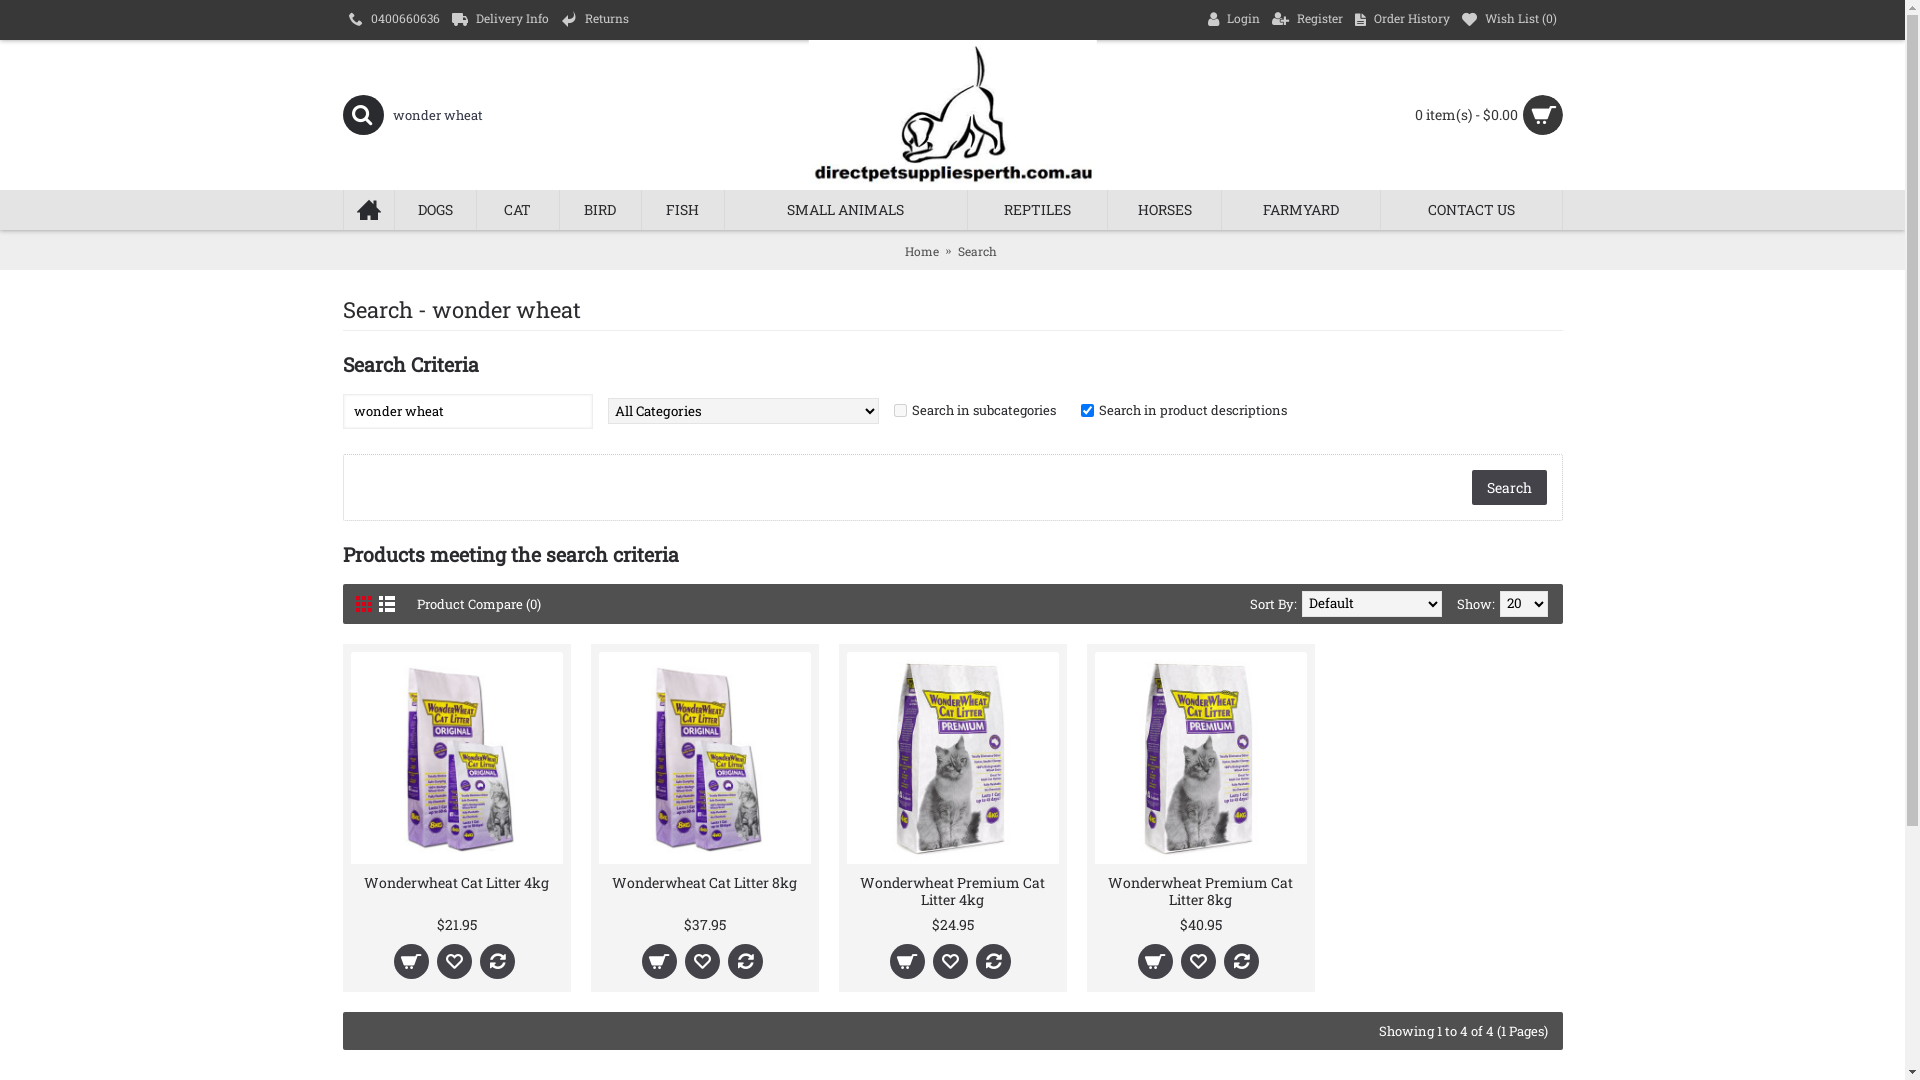 The image size is (1920, 1080). Describe the element at coordinates (977, 249) in the screenshot. I see `'Search'` at that location.